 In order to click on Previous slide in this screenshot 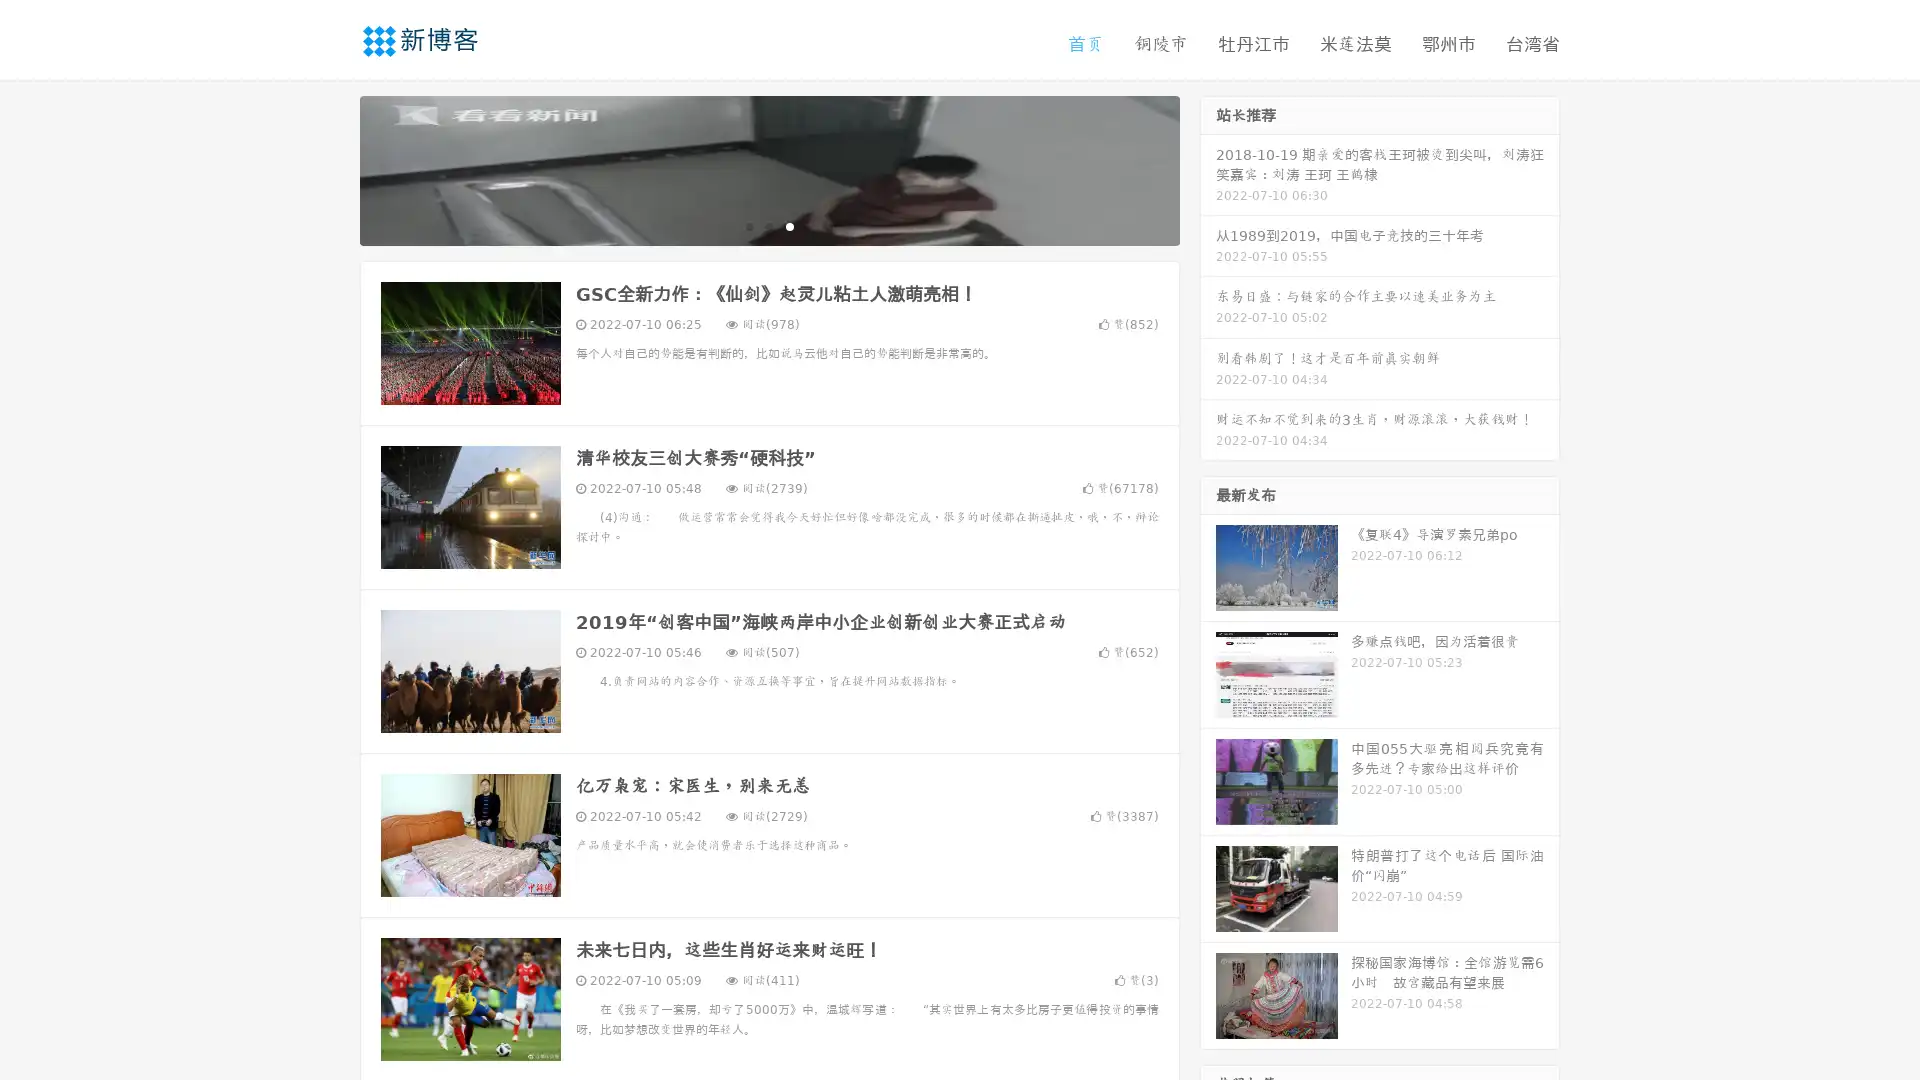, I will do `click(330, 168)`.